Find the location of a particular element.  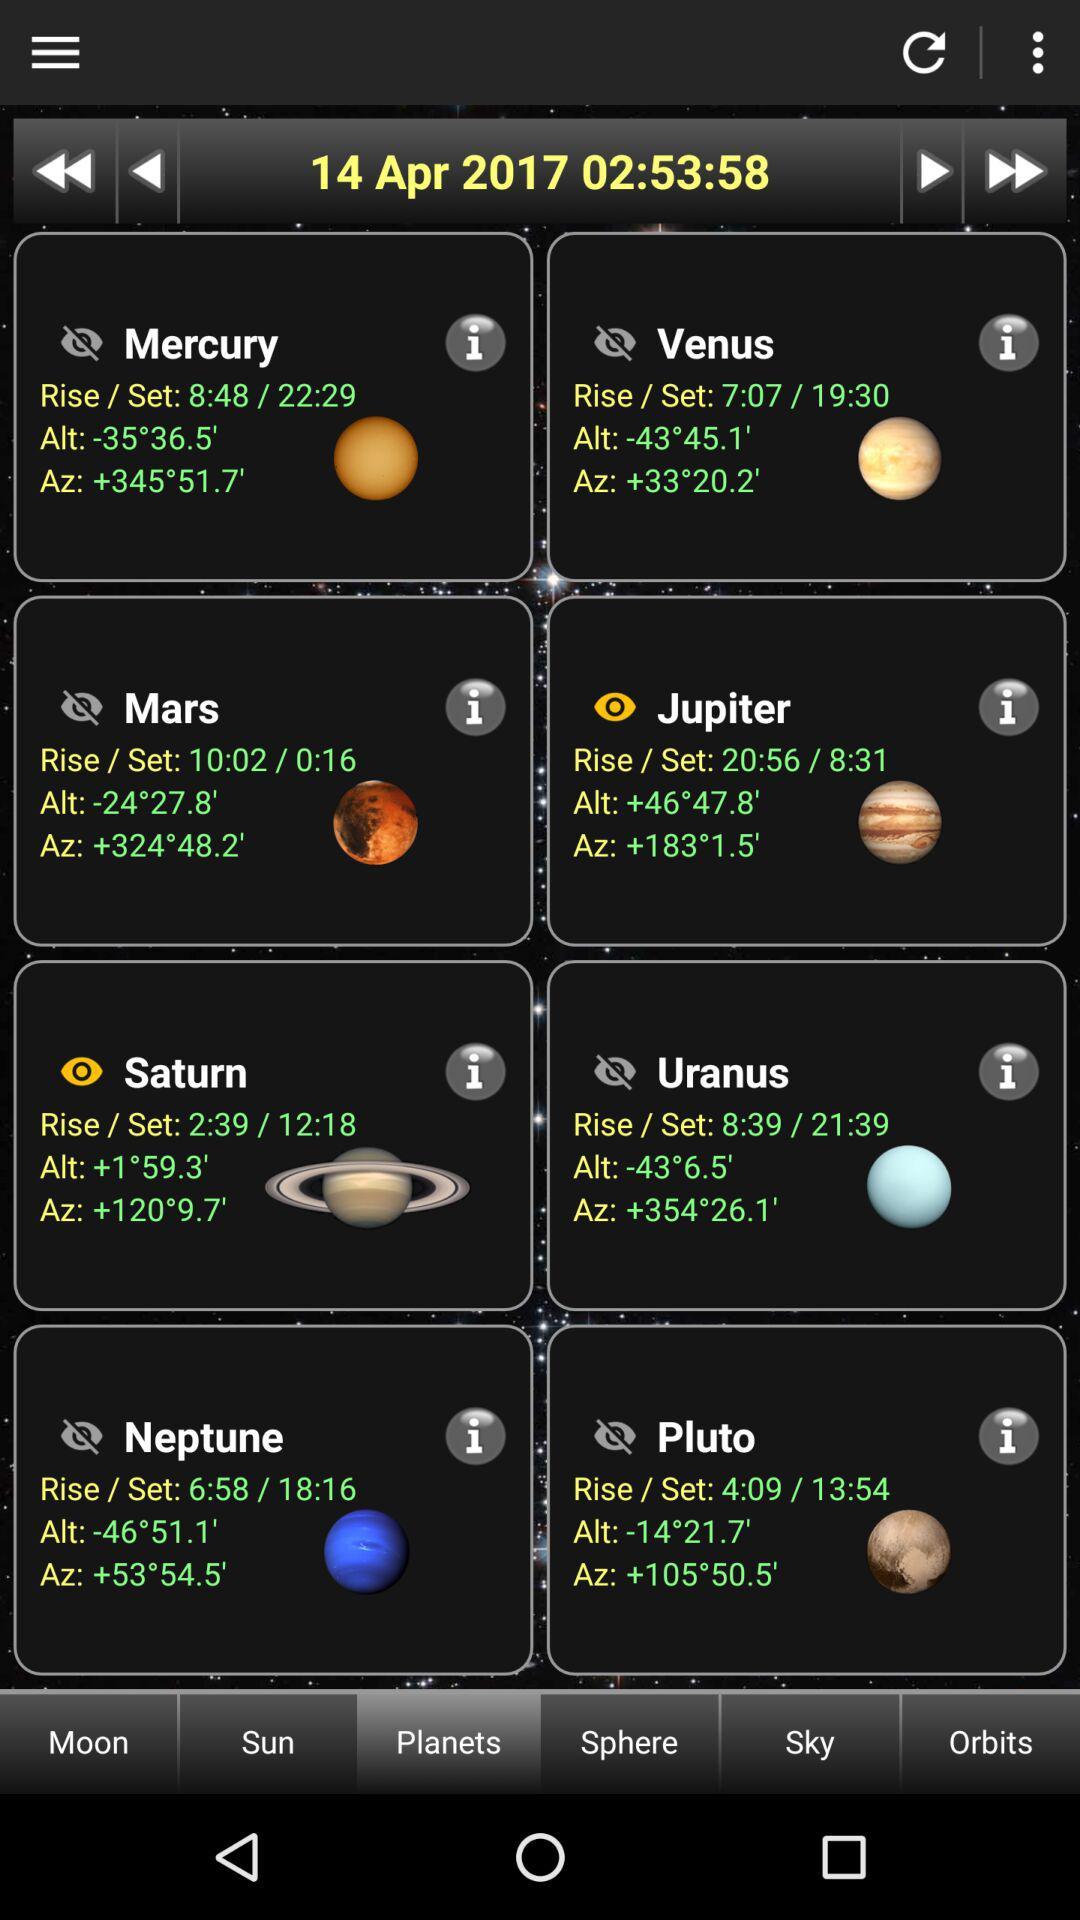

the visibility icon is located at coordinates (80, 342).